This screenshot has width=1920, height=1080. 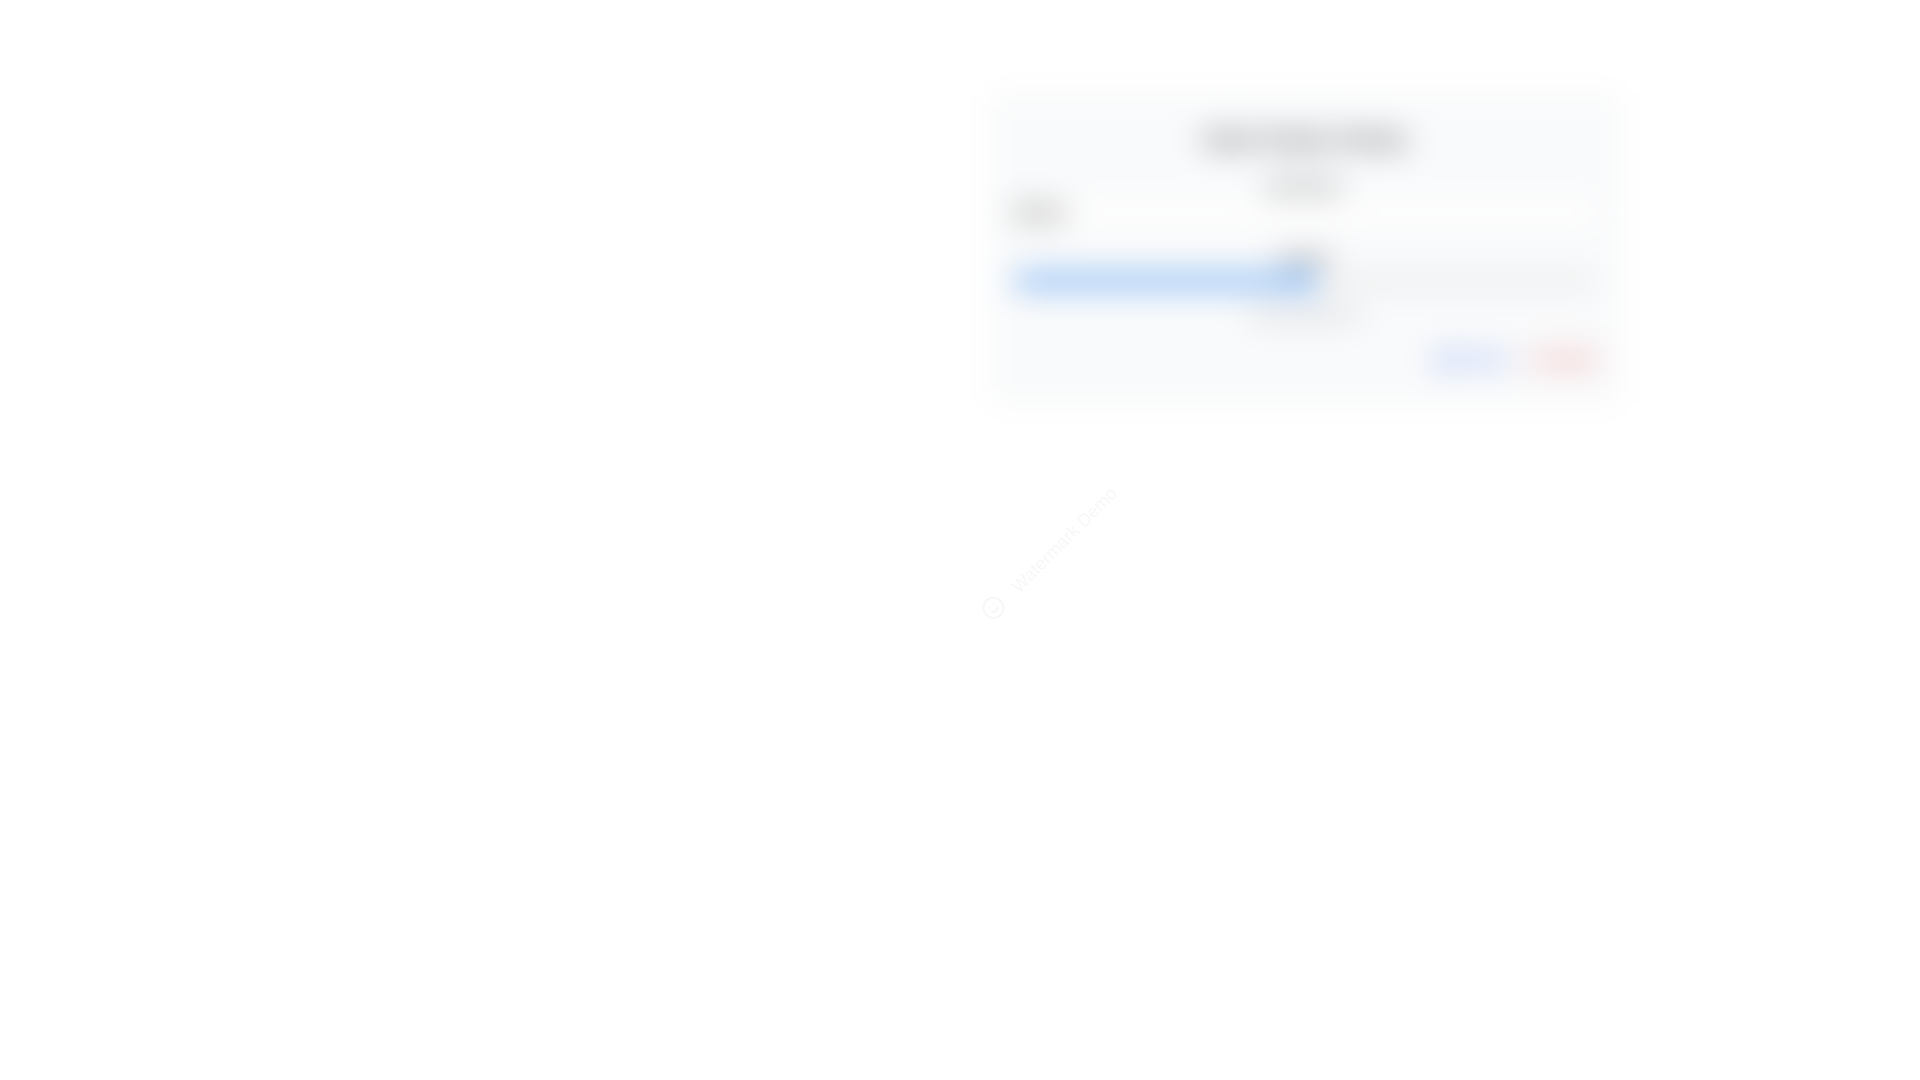 I want to click on the graphical icon located near the left side of the 'Confirm' button, which enhances its recognizability and user engagement, so click(x=1444, y=358).